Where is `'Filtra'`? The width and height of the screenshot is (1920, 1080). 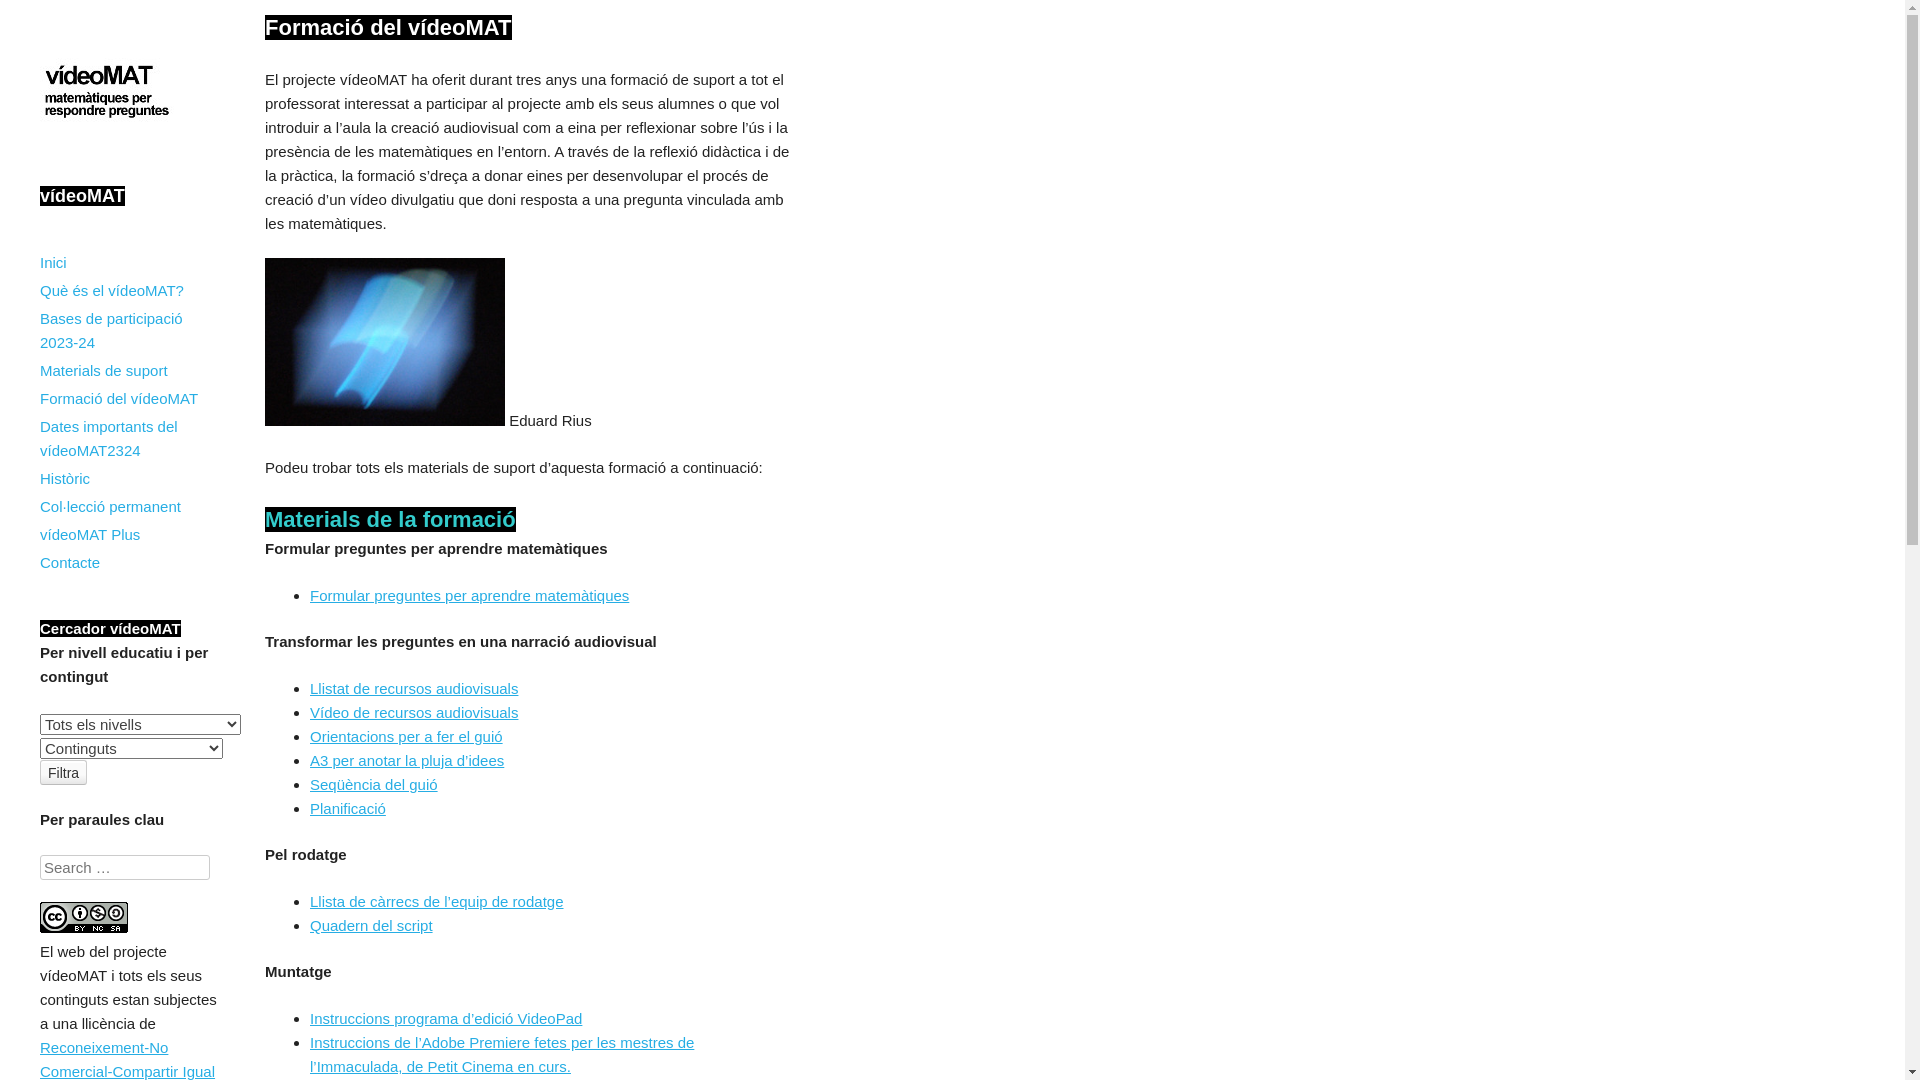 'Filtra' is located at coordinates (63, 771).